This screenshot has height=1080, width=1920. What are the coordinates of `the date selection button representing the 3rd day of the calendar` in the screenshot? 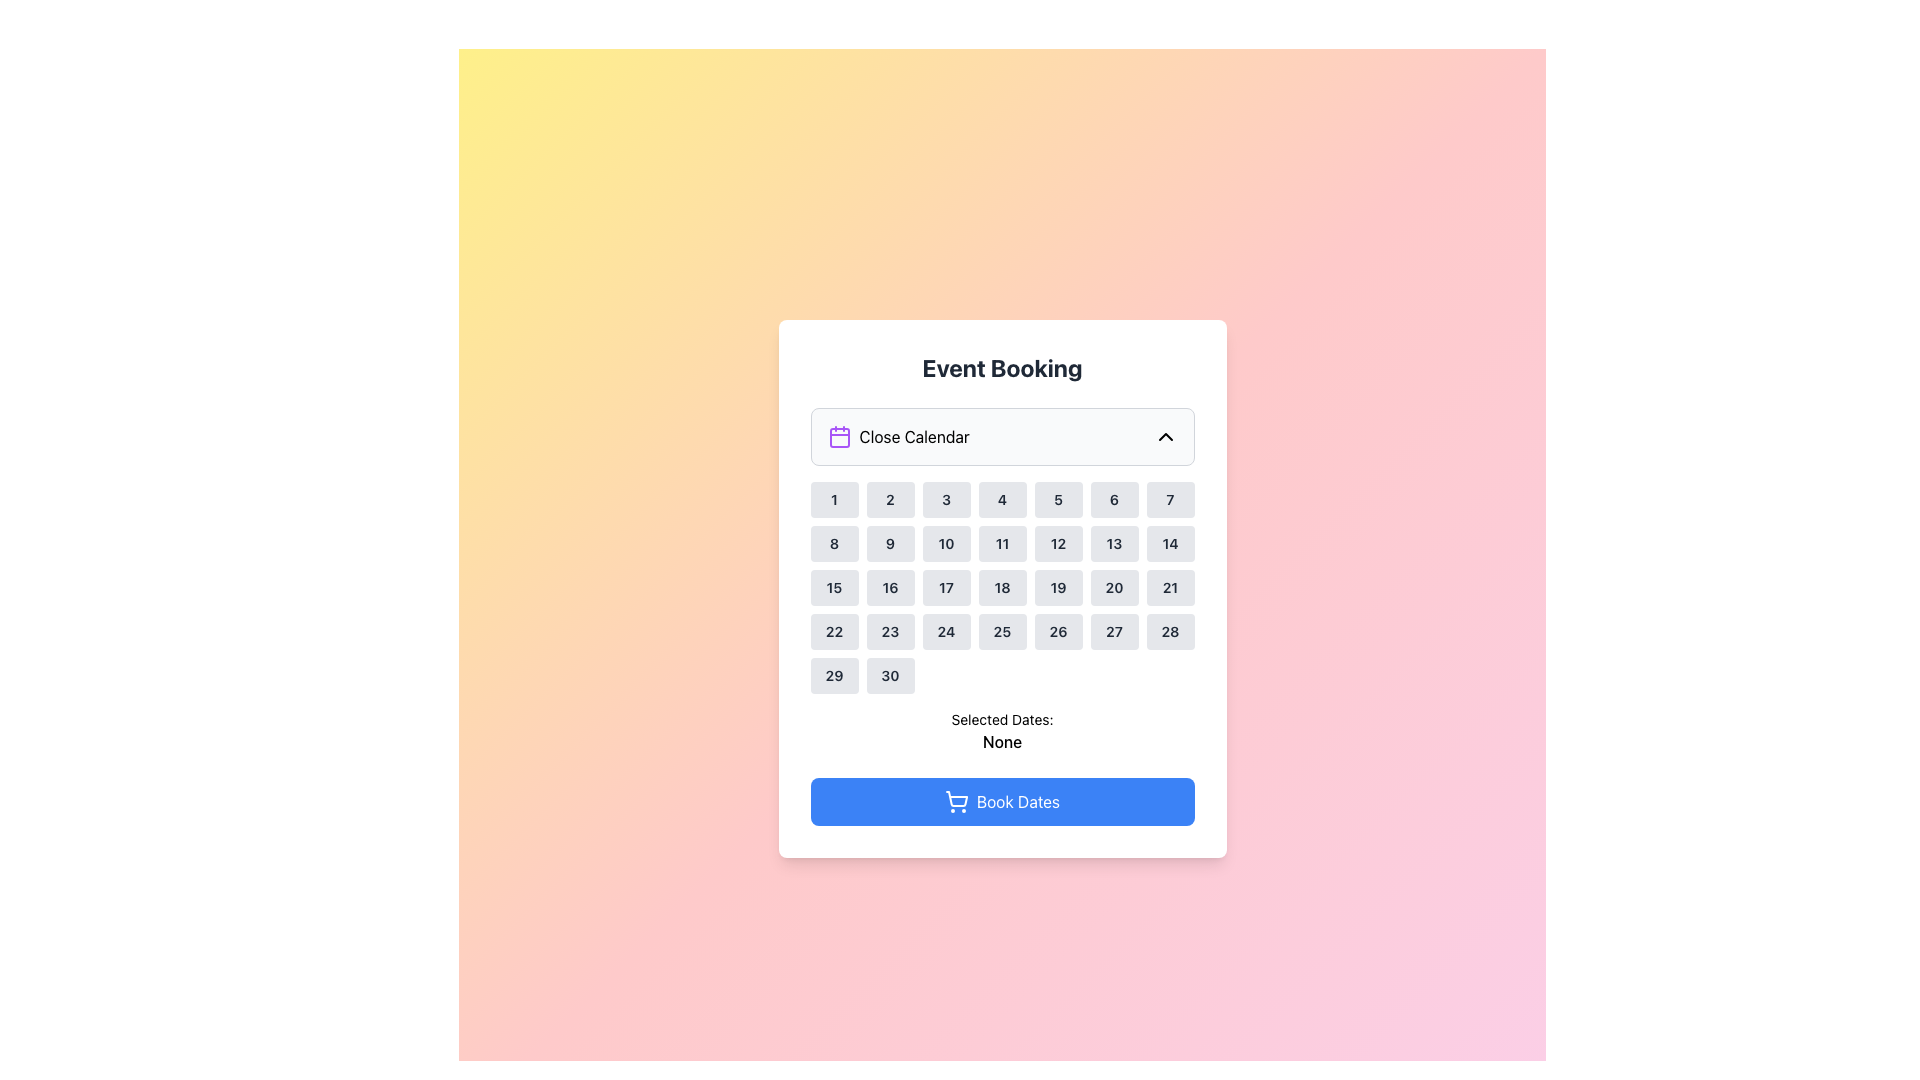 It's located at (945, 499).